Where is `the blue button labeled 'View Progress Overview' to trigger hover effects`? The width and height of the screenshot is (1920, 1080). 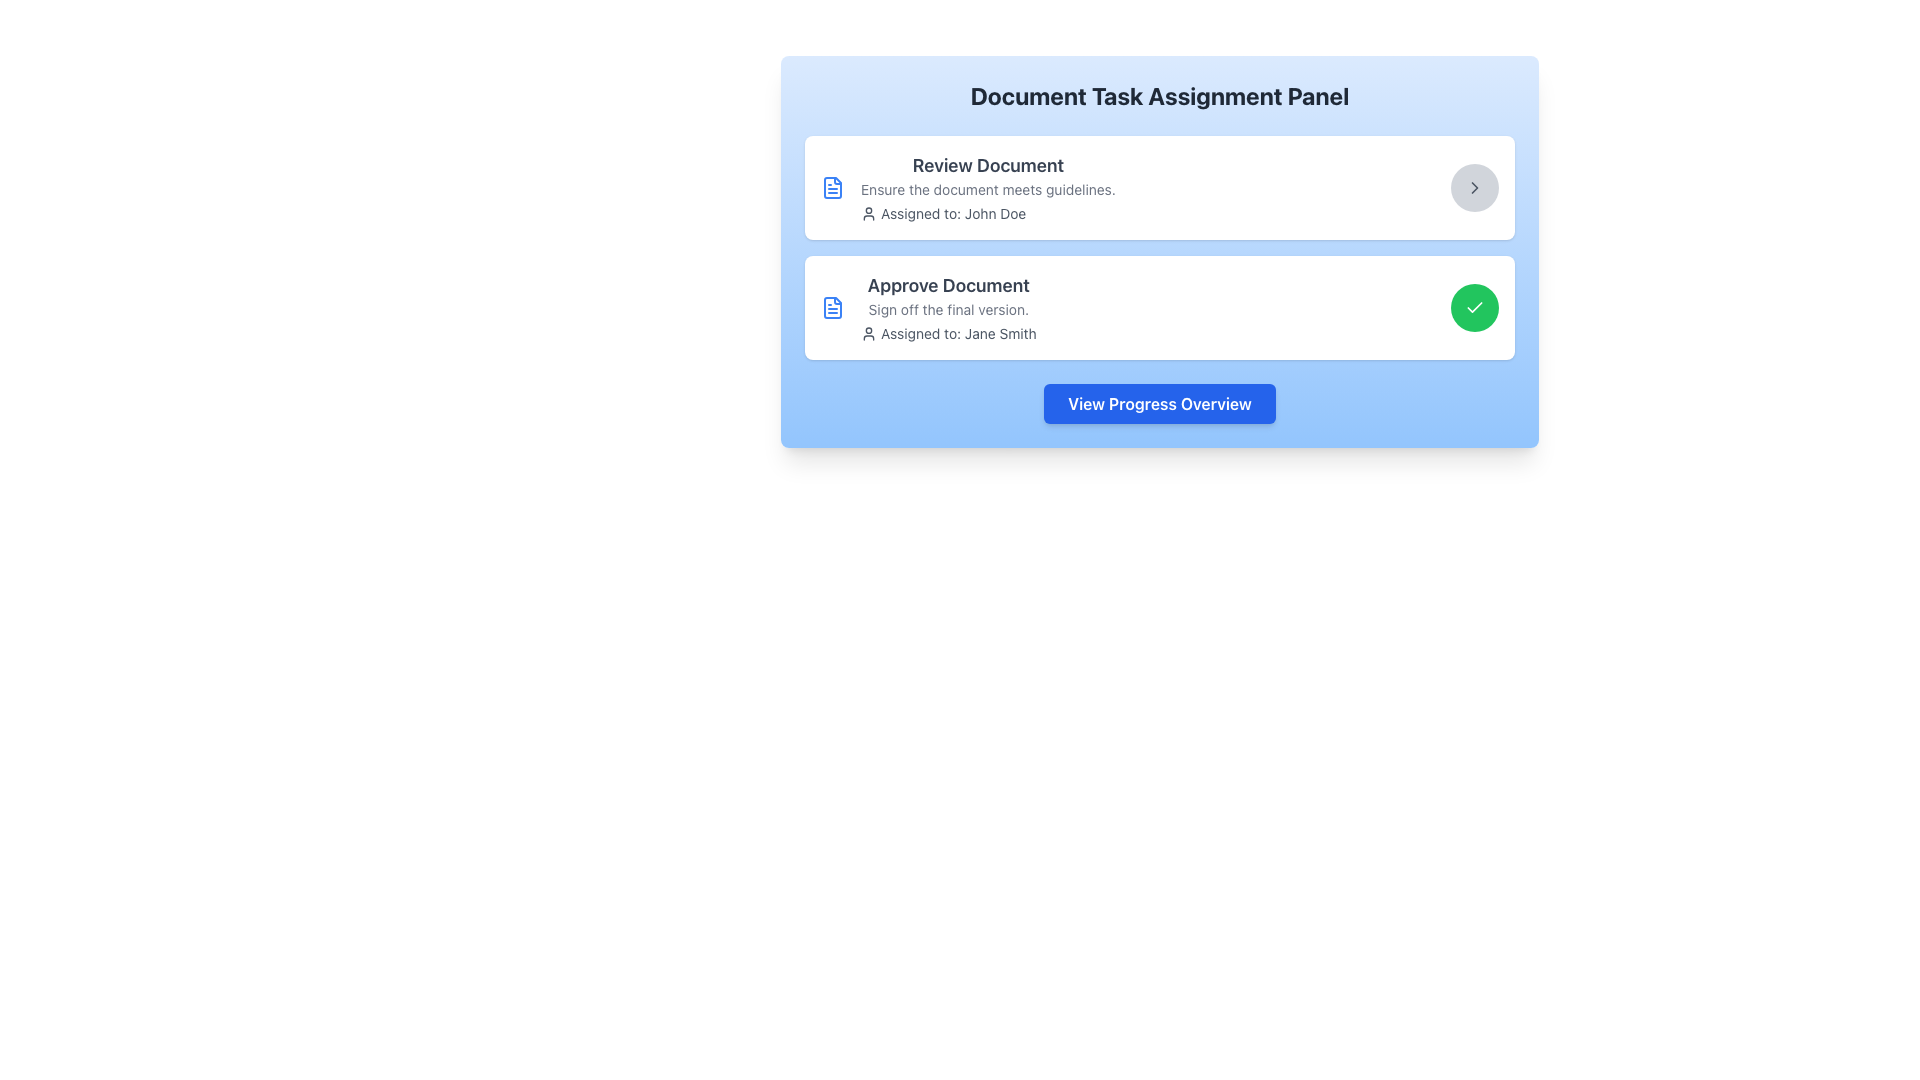
the blue button labeled 'View Progress Overview' to trigger hover effects is located at coordinates (1160, 404).